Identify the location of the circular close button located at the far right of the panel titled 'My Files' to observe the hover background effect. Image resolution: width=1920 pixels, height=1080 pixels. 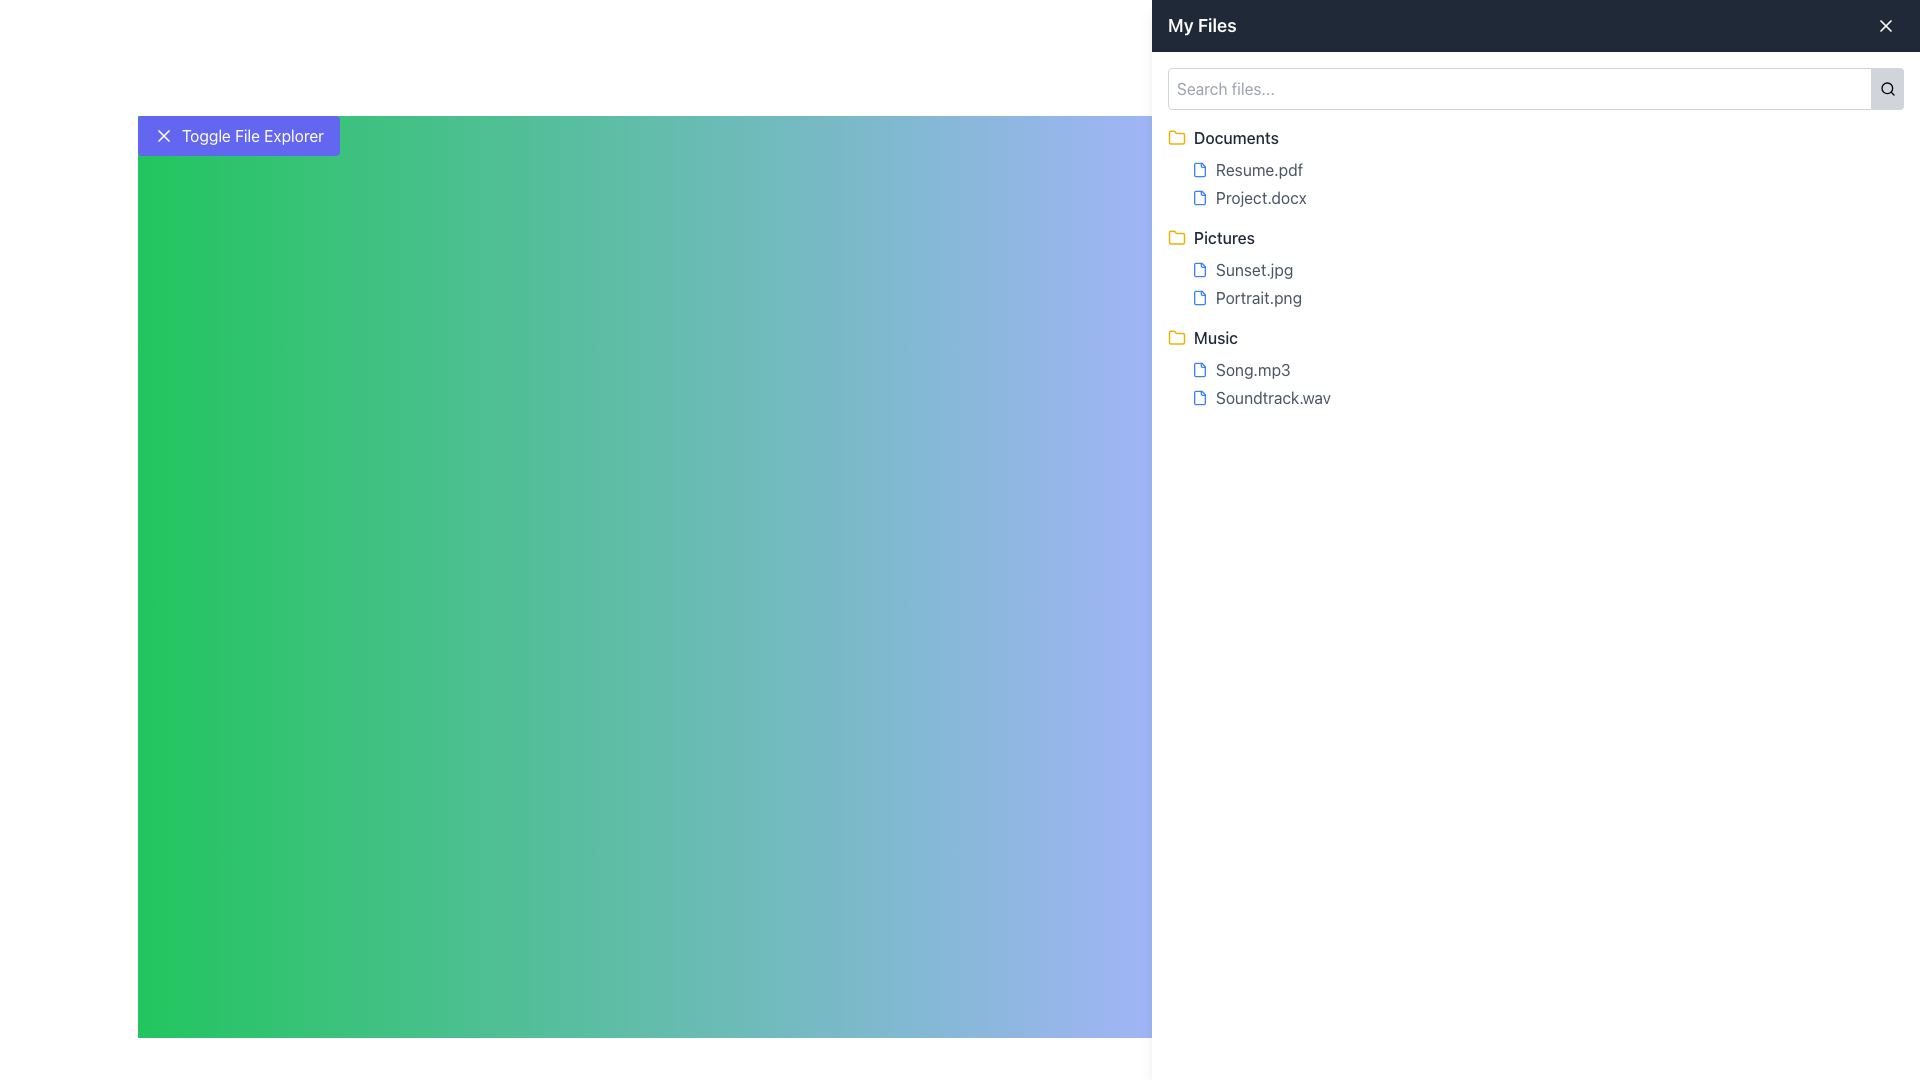
(1885, 26).